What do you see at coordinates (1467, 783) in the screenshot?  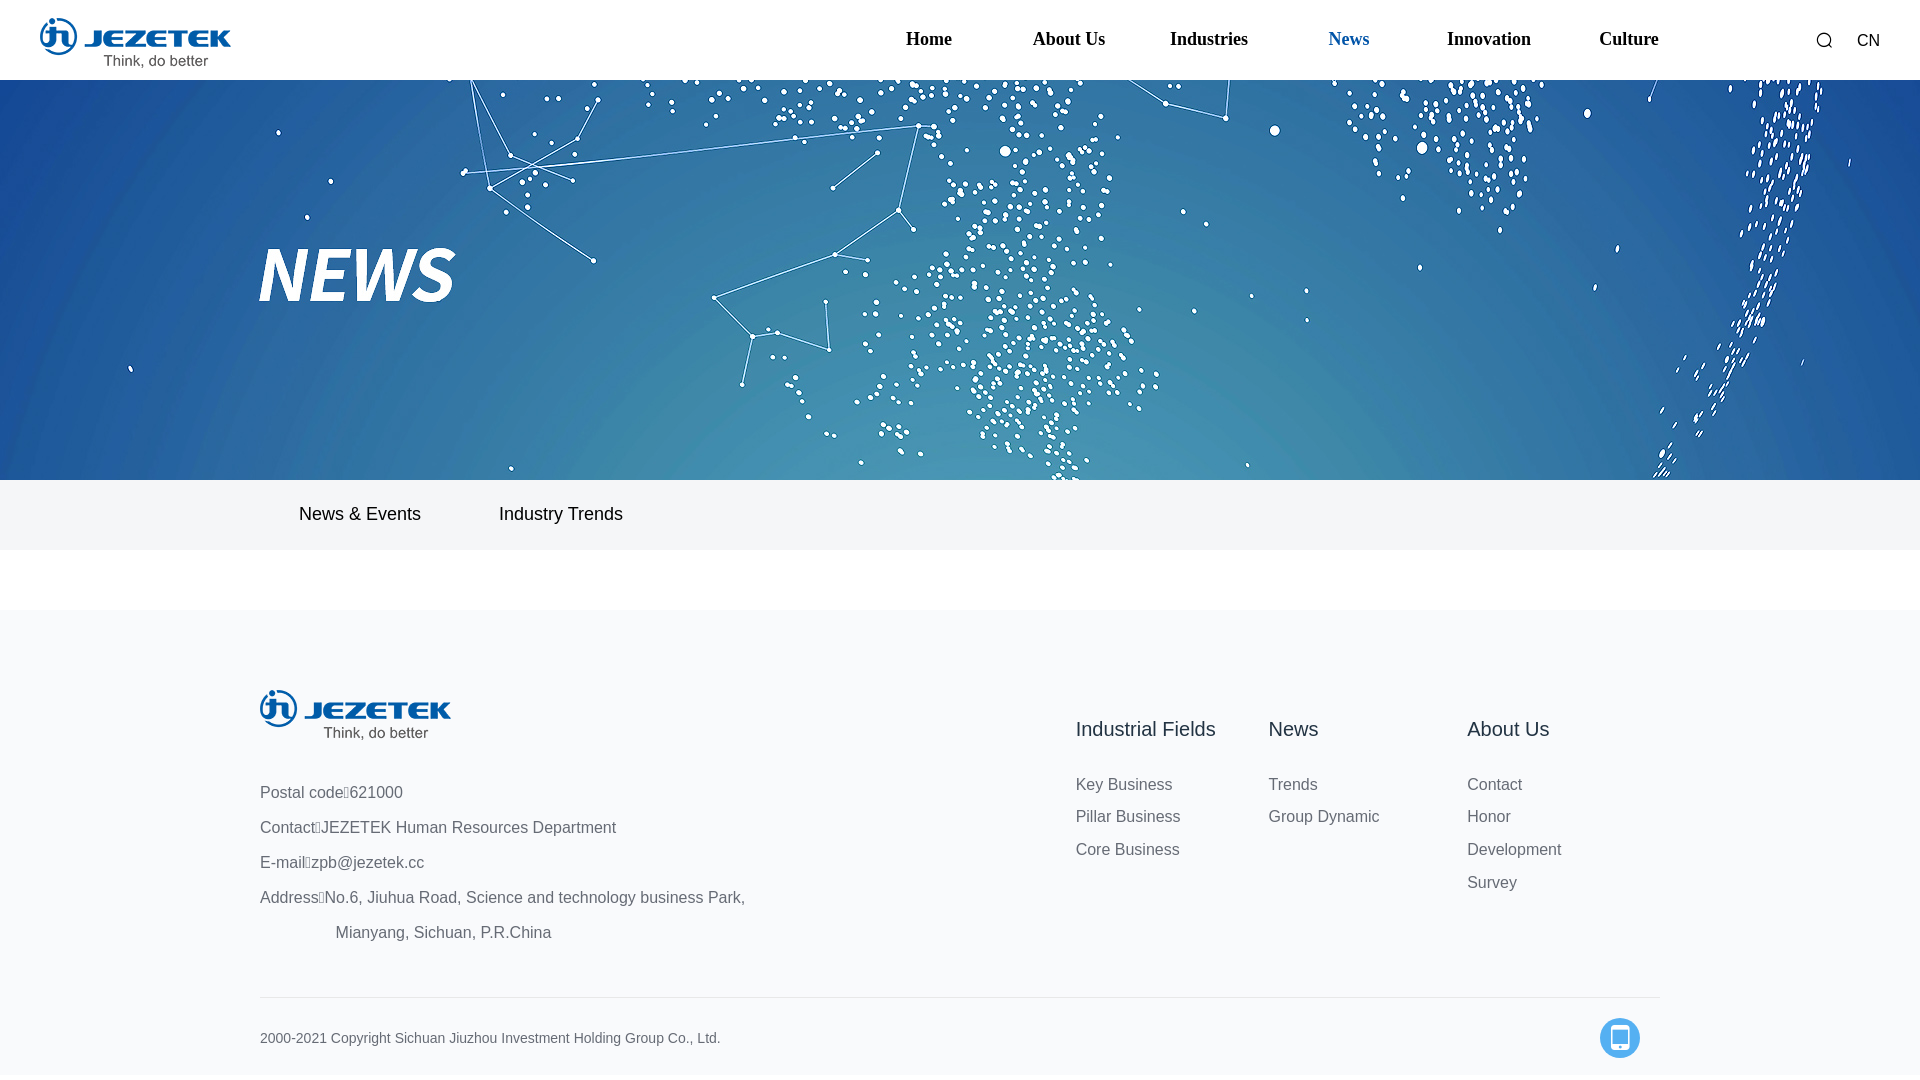 I see `'Contact'` at bounding box center [1467, 783].